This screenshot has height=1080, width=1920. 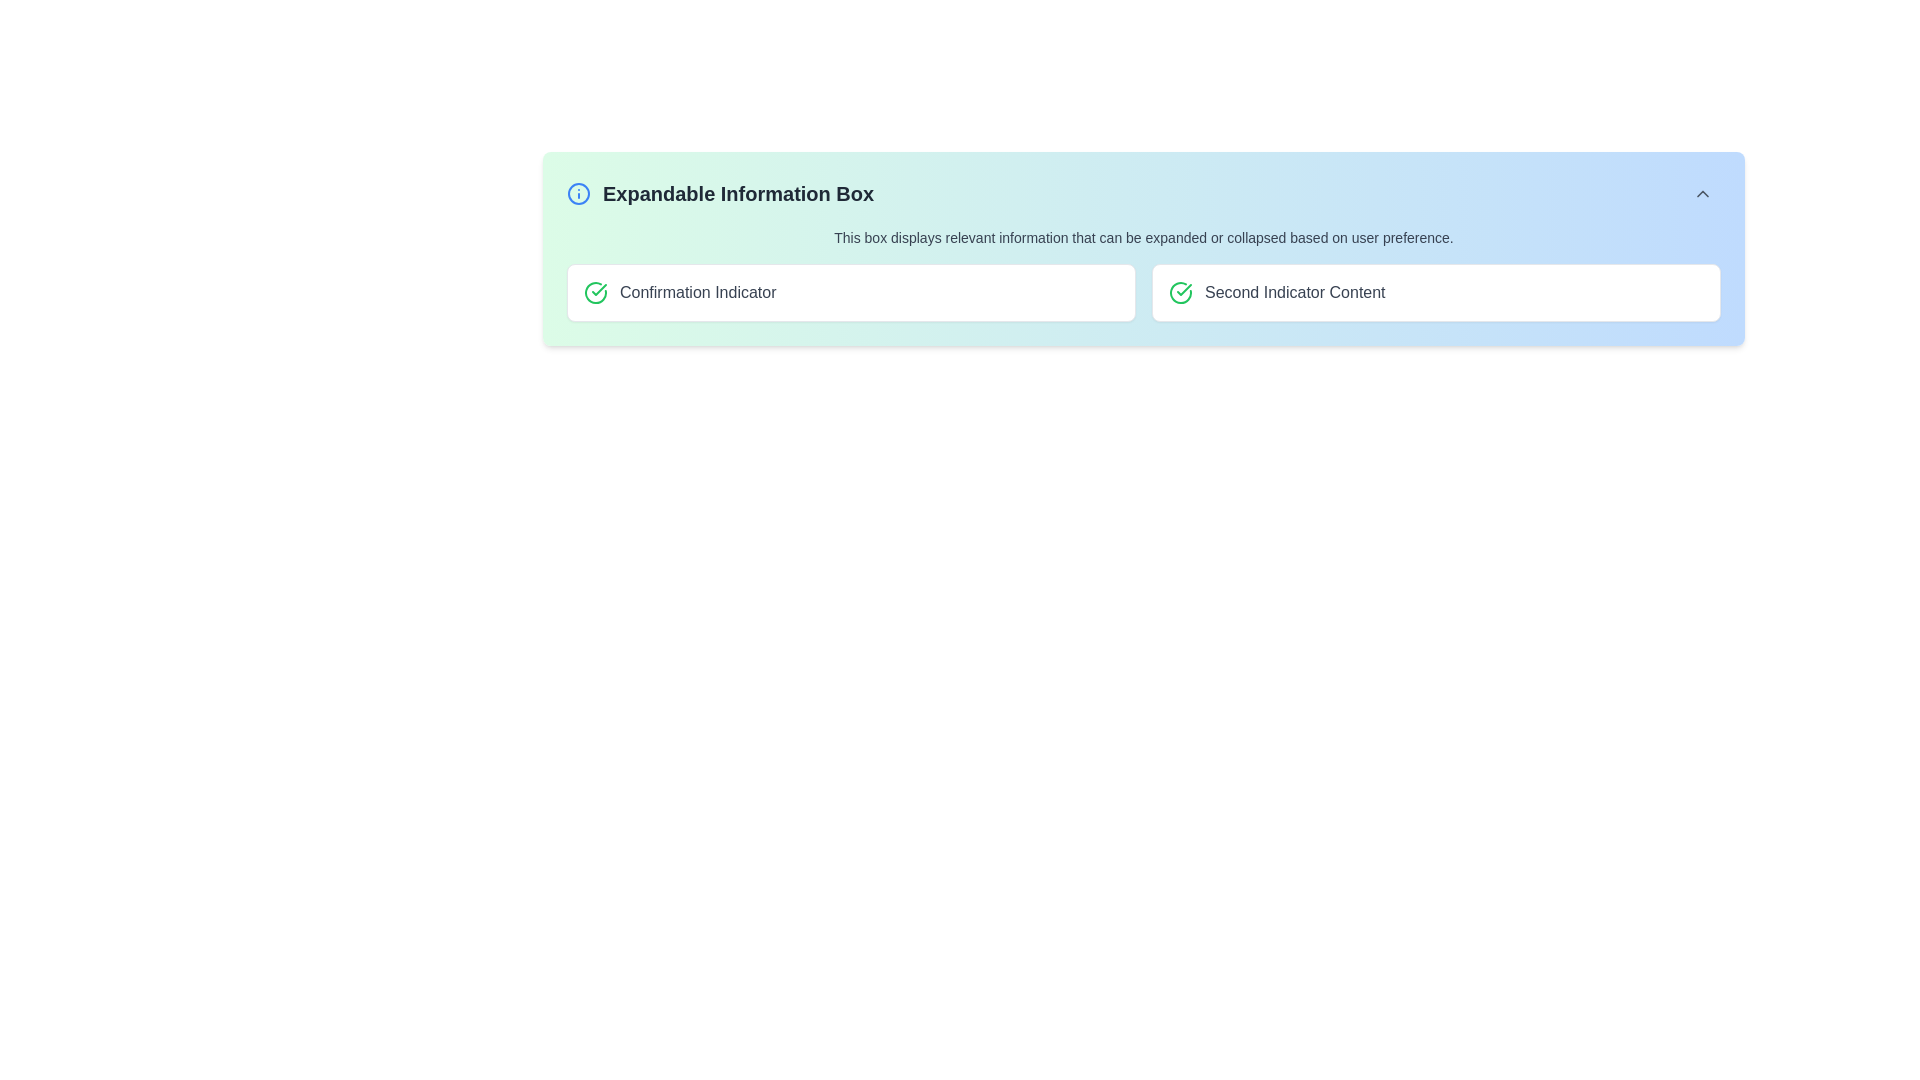 What do you see at coordinates (598, 289) in the screenshot?
I see `the checkmark icon within the green circular 'Confirmation Indicator' in the 'Expandable Information Box'` at bounding box center [598, 289].